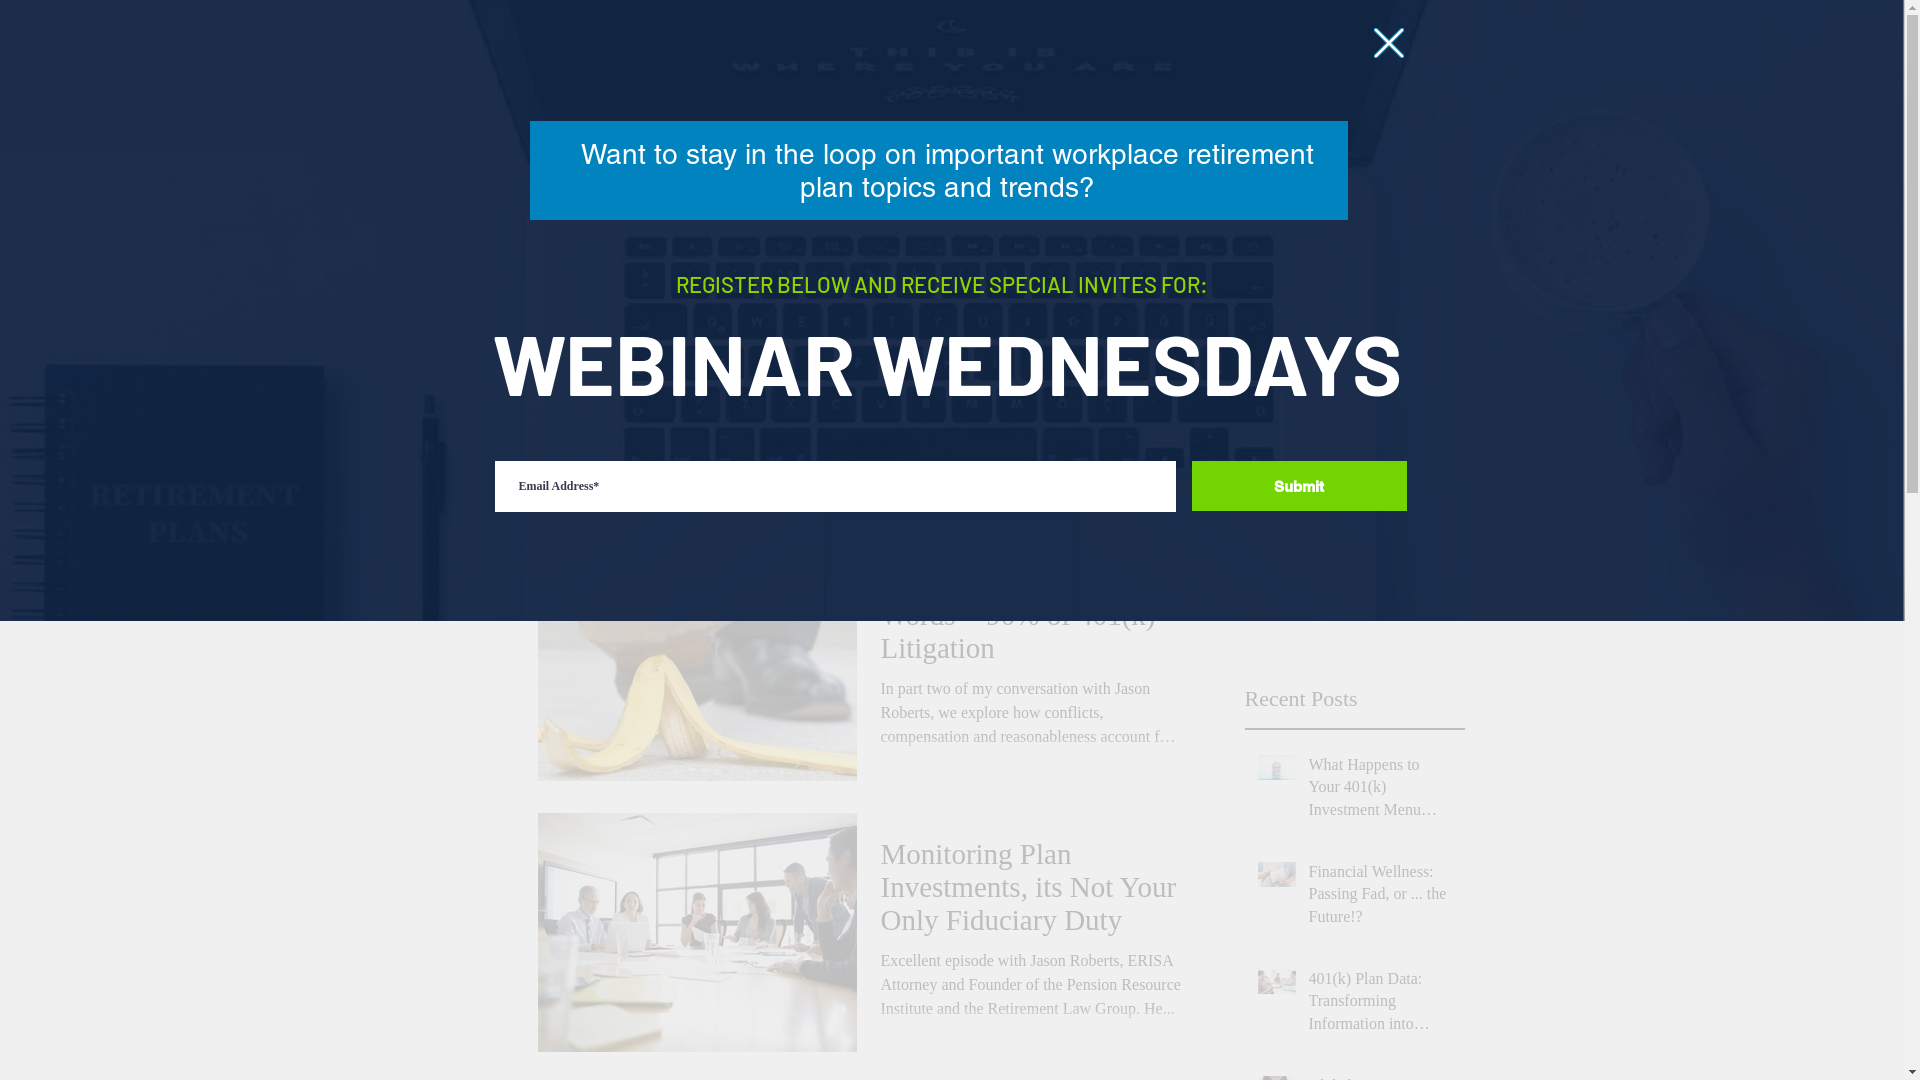 This screenshot has width=1920, height=1080. I want to click on '401(k) Plan Data: Transforming Information into Insights!', so click(1379, 1005).